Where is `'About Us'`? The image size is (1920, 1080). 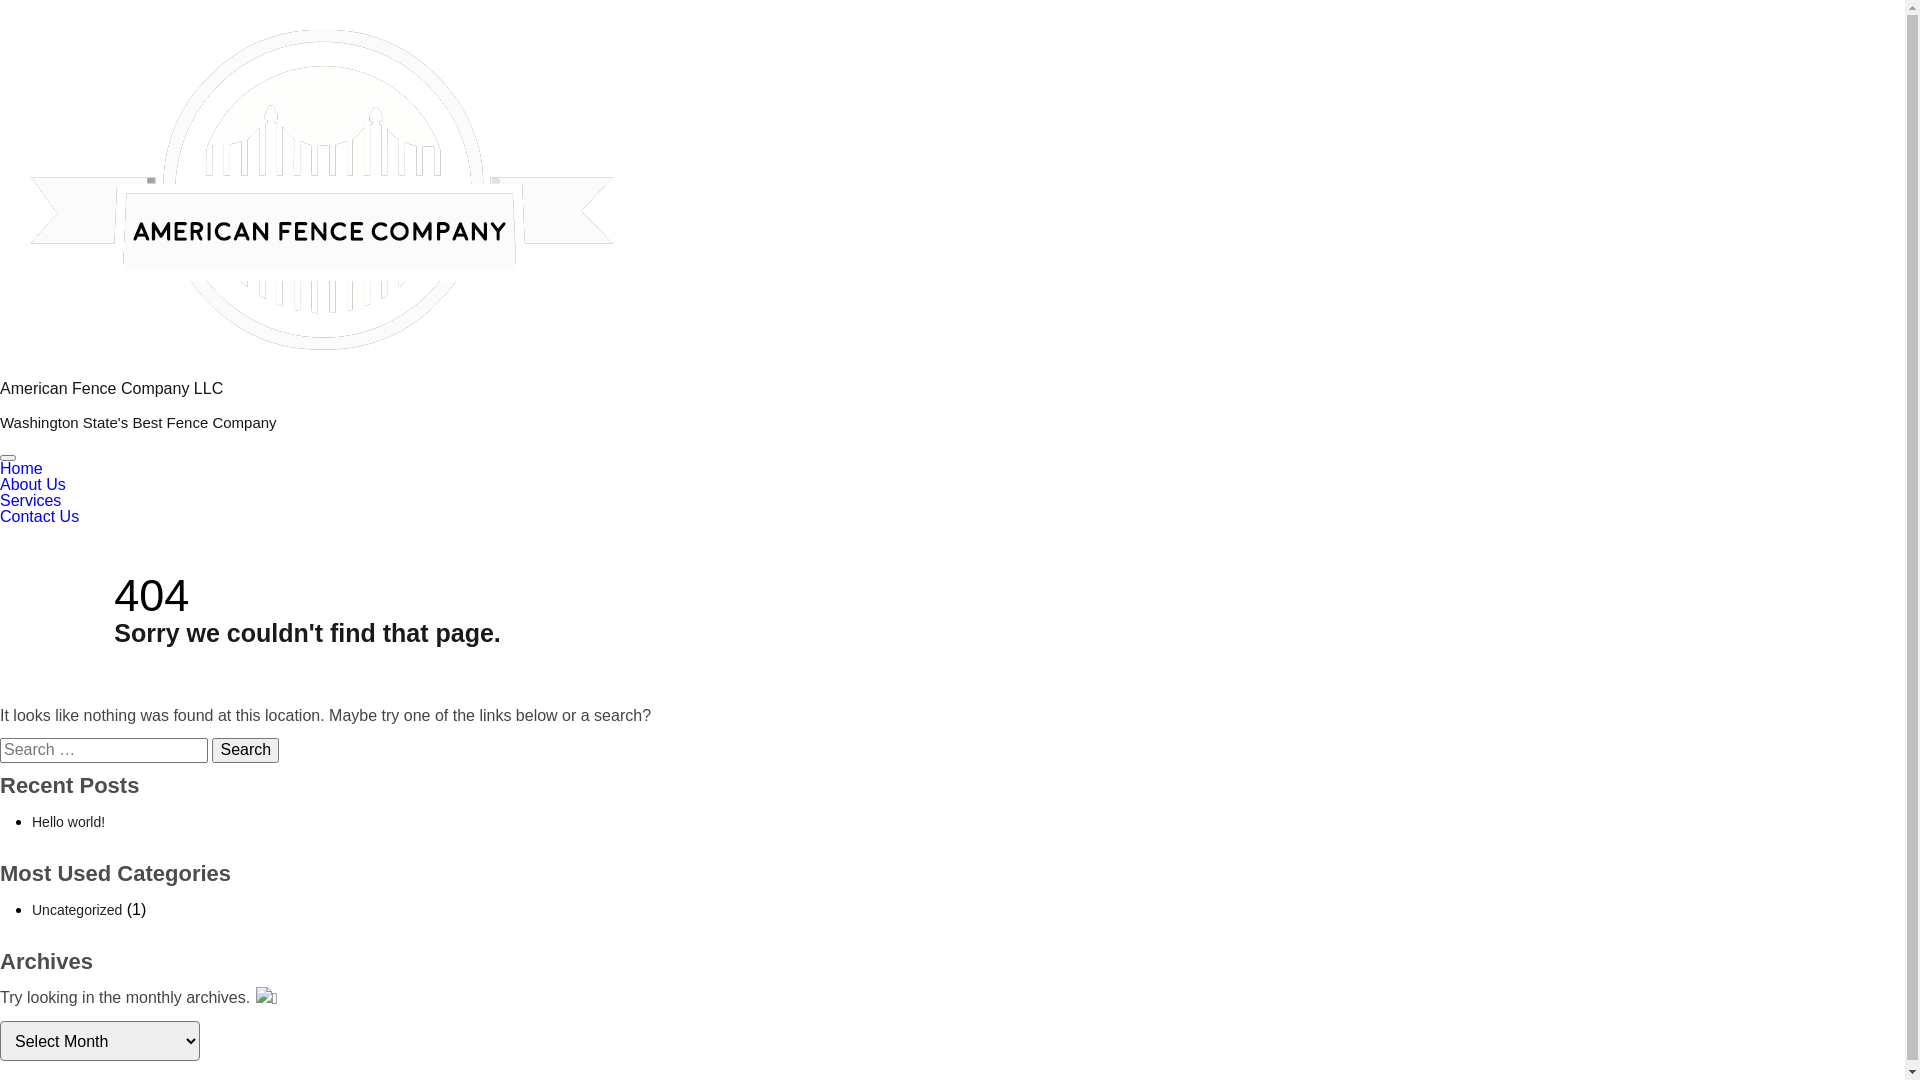 'About Us' is located at coordinates (33, 484).